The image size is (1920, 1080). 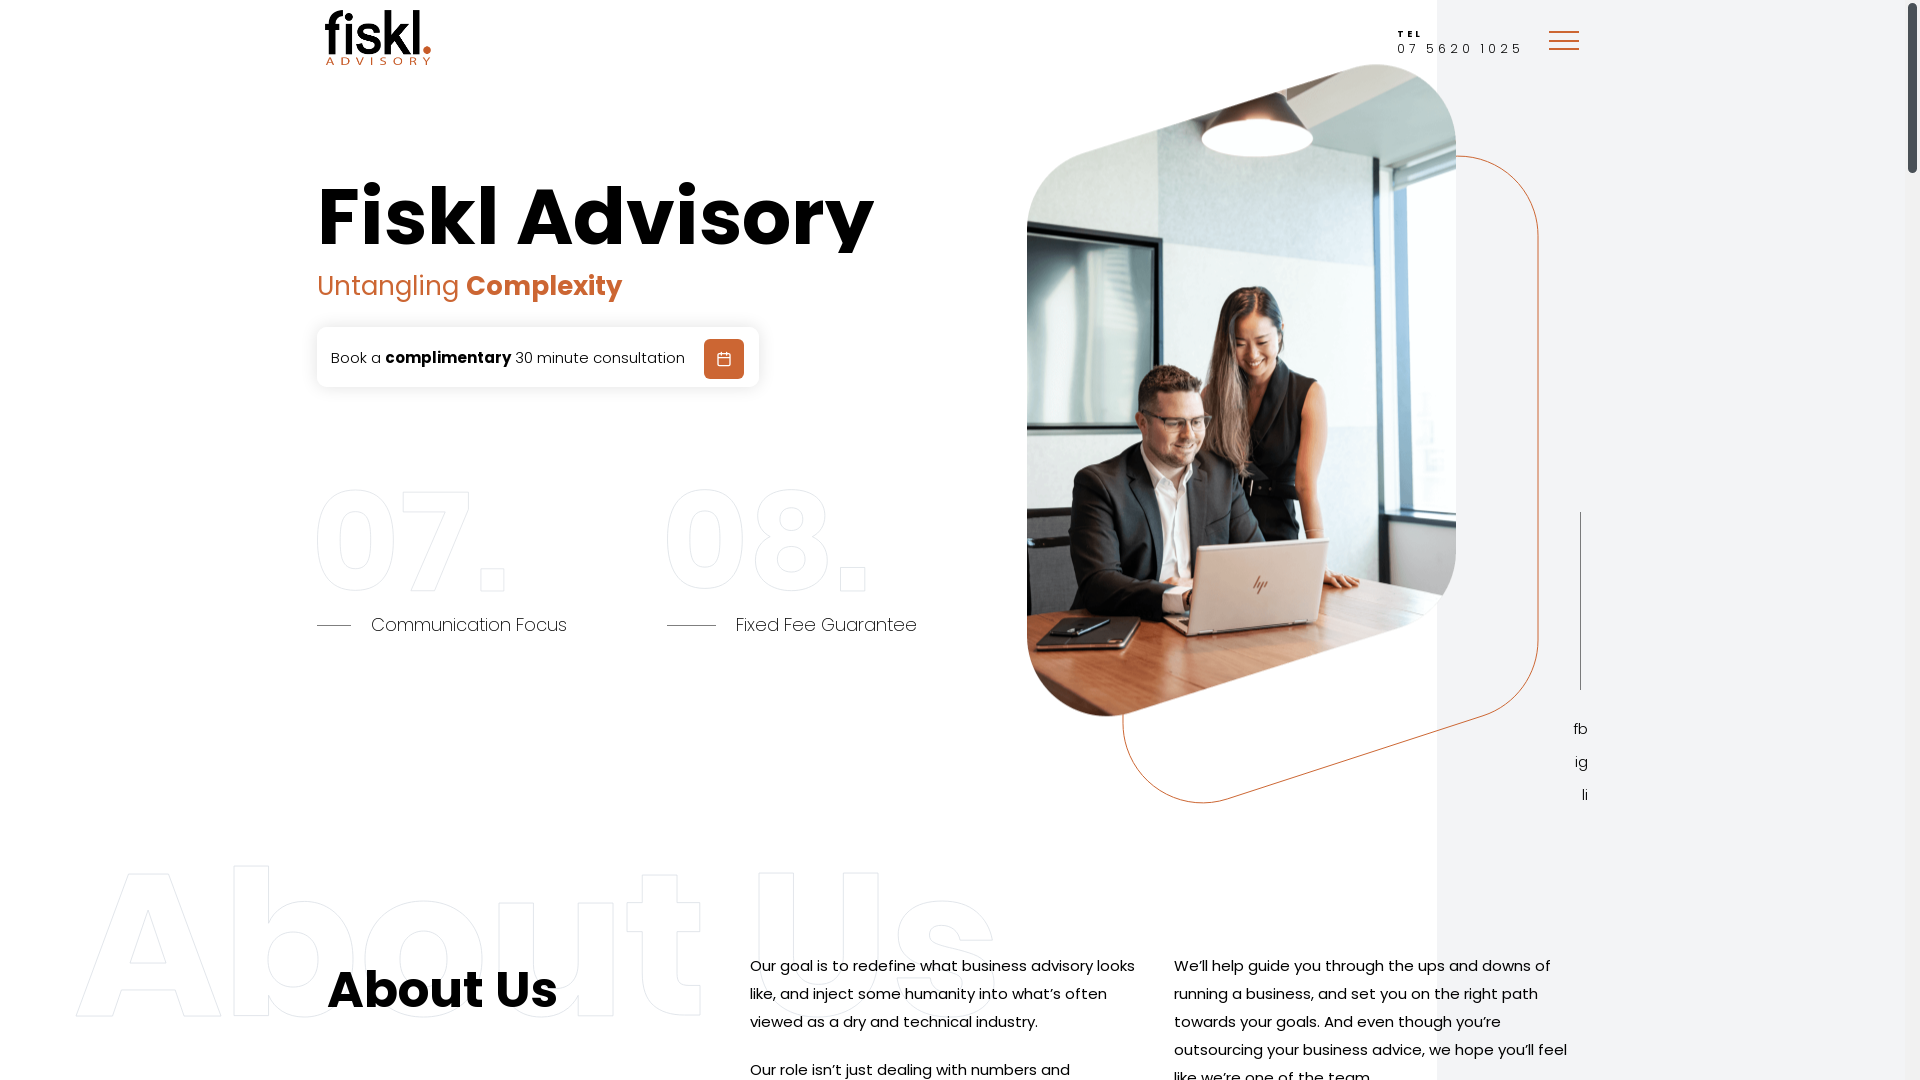 I want to click on 'li', so click(x=1579, y=793).